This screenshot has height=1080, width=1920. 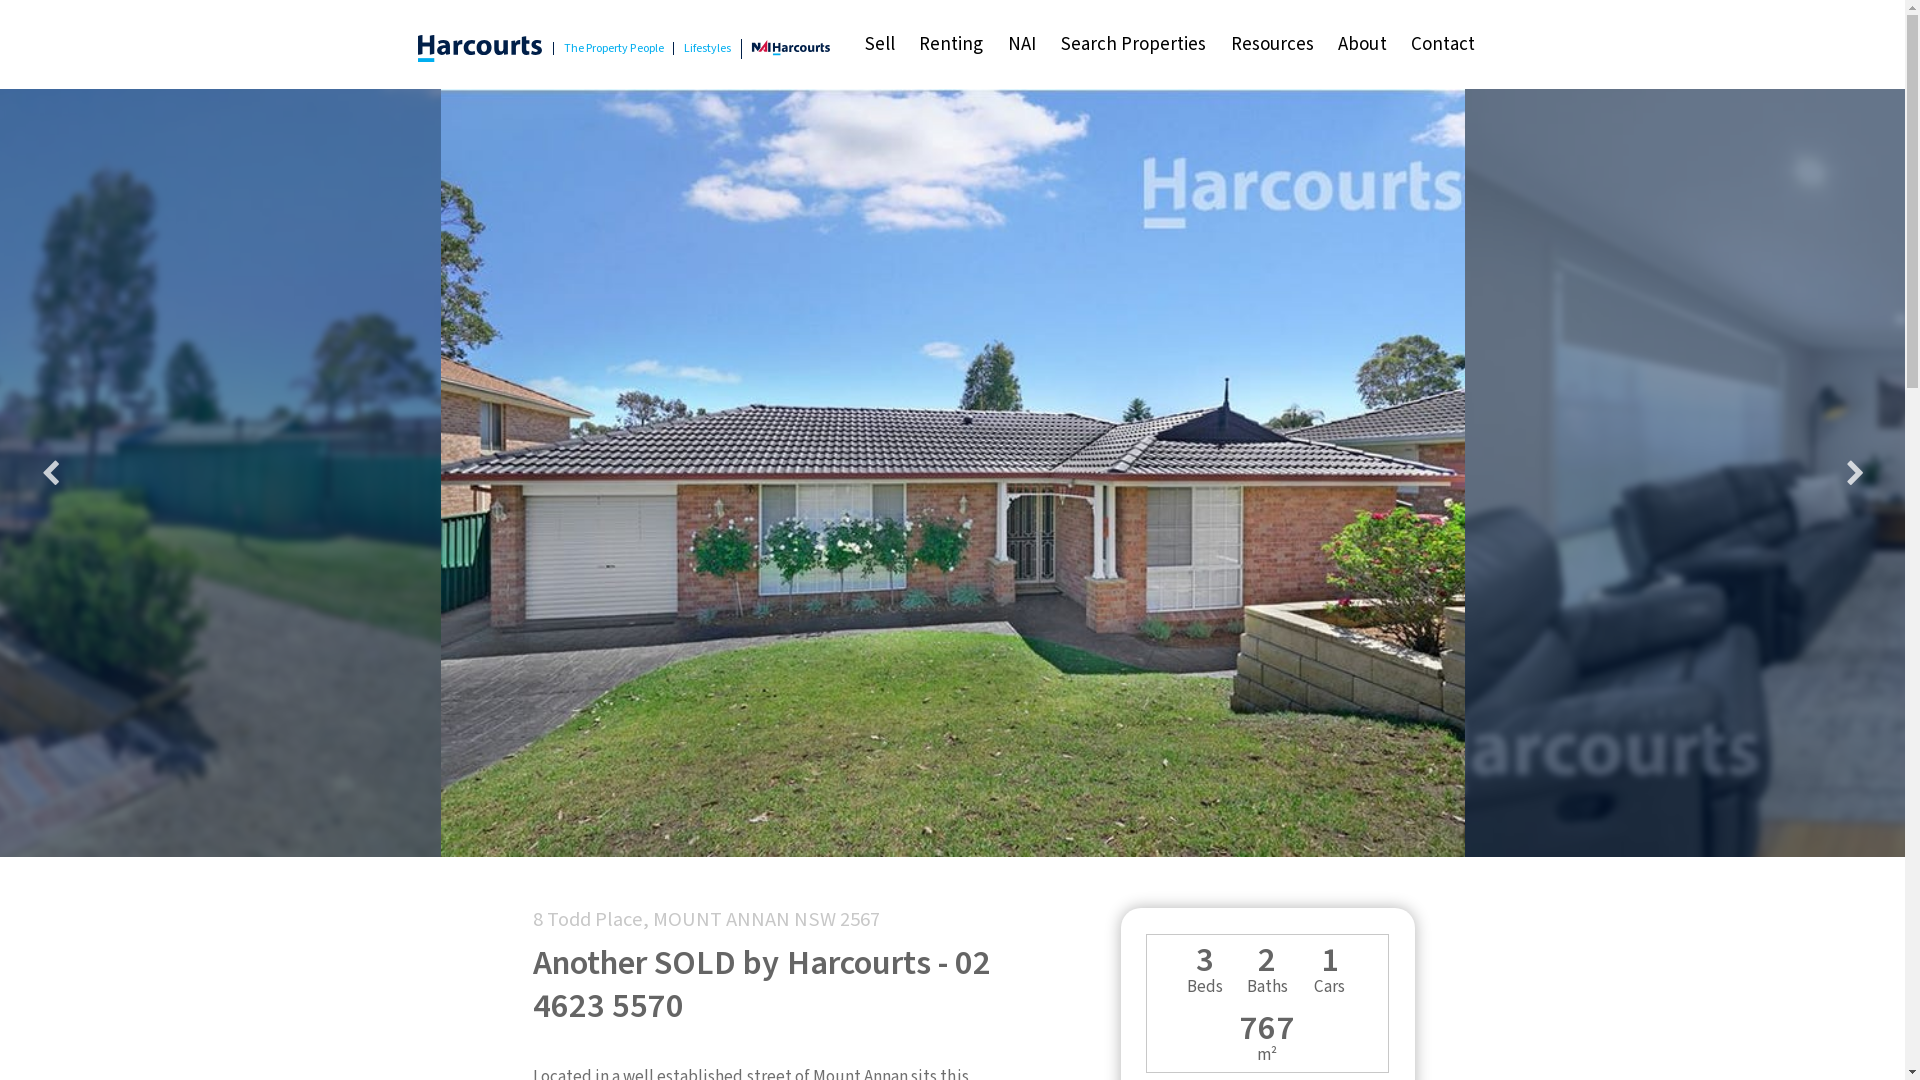 I want to click on 'Sell', so click(x=851, y=45).